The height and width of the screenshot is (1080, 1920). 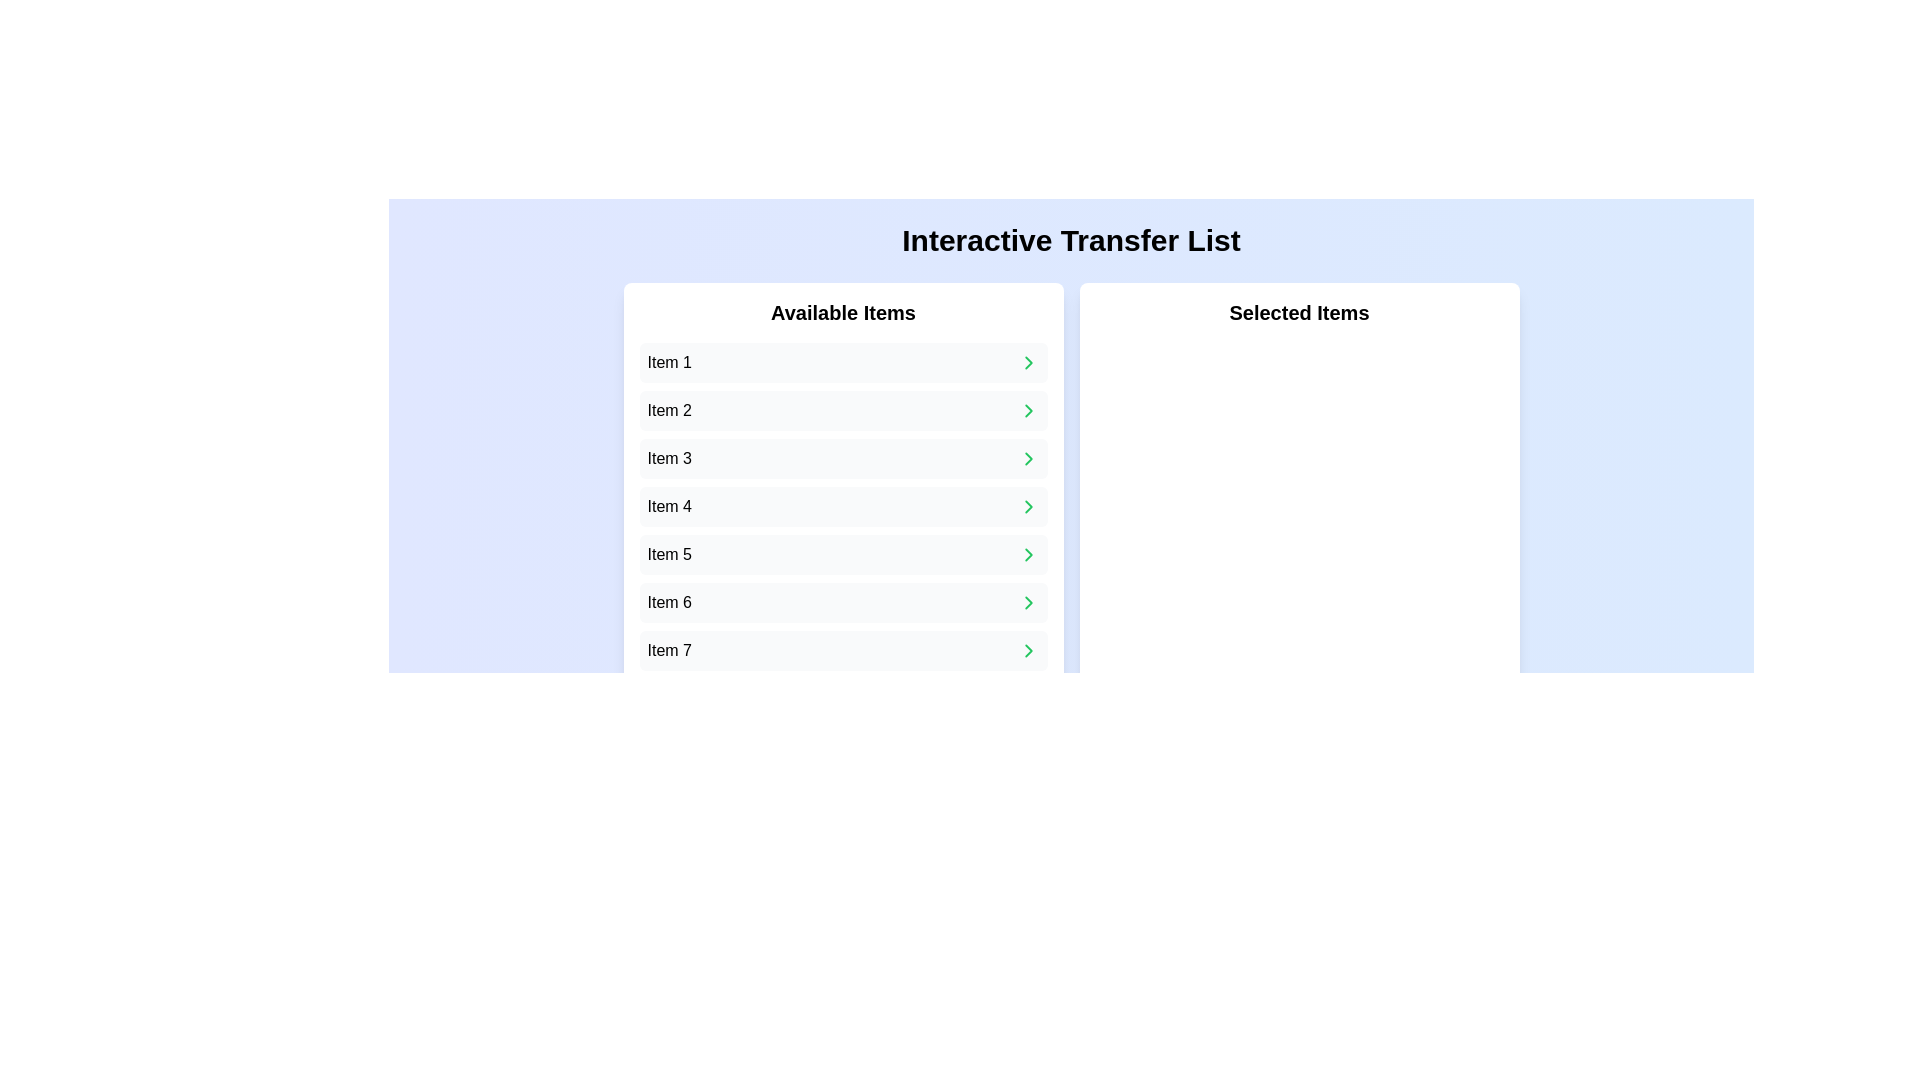 What do you see at coordinates (669, 601) in the screenshot?
I see `the text label displaying 'Item 6'` at bounding box center [669, 601].